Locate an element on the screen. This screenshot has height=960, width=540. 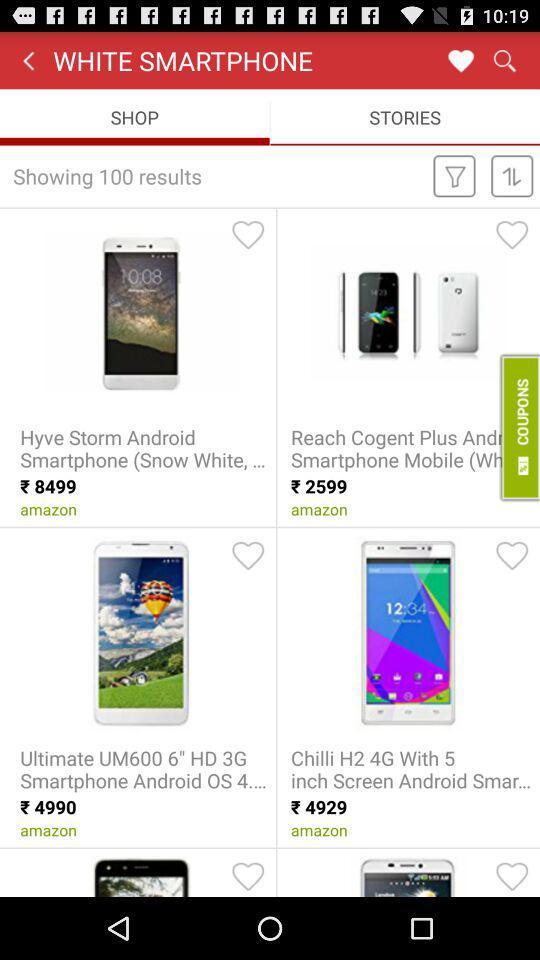
like this item is located at coordinates (512, 234).